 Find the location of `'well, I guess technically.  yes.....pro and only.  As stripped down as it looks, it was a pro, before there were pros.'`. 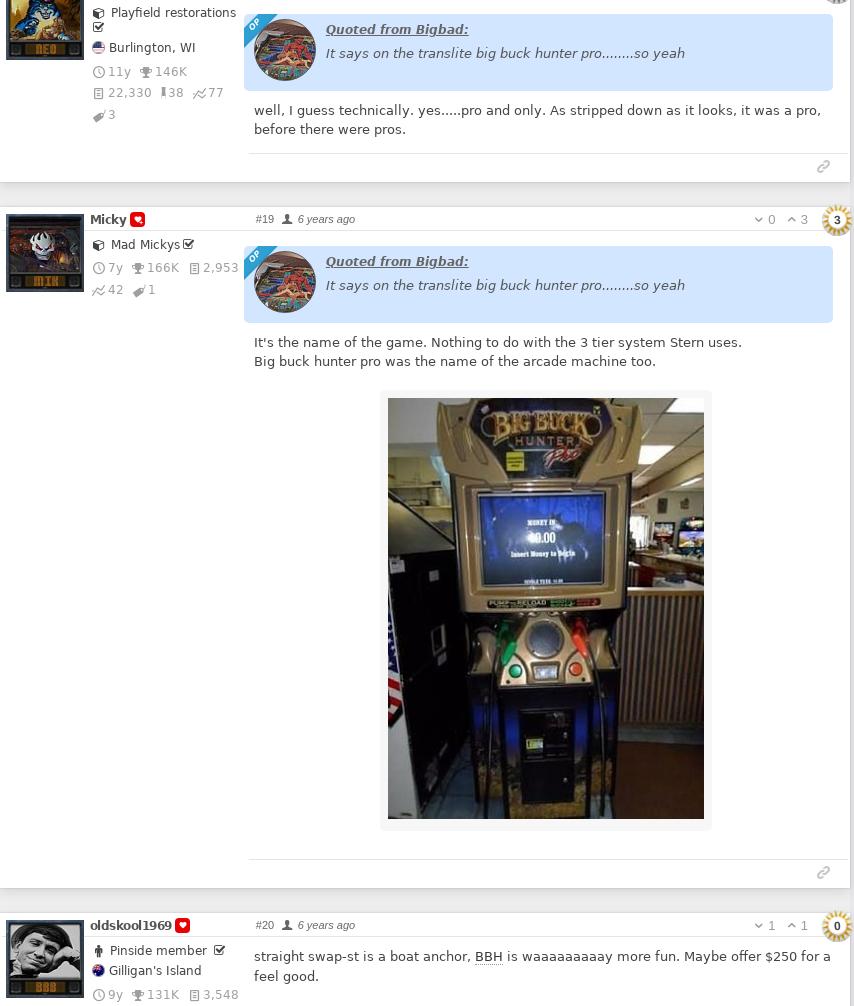

'well, I guess technically.  yes.....pro and only.  As stripped down as it looks, it was a pro, before there were pros.' is located at coordinates (536, 119).